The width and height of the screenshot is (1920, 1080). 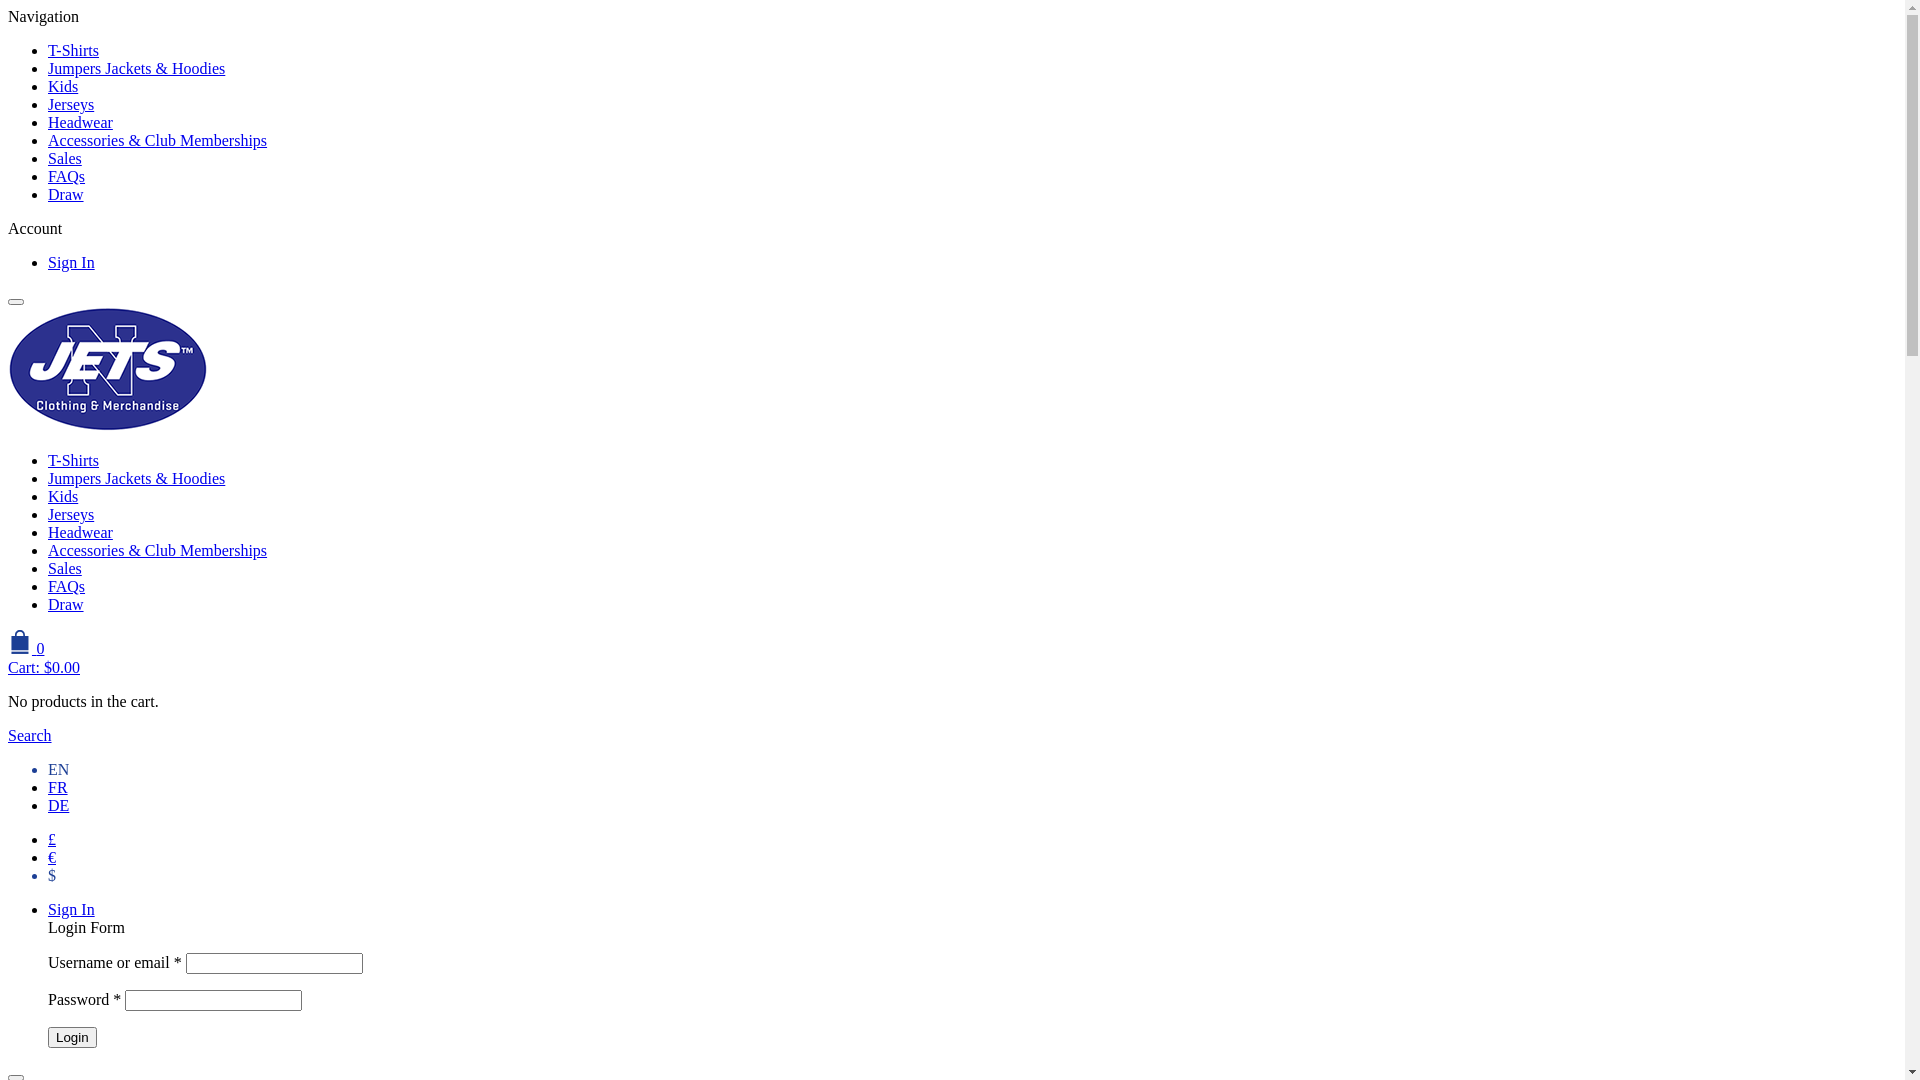 What do you see at coordinates (66, 603) in the screenshot?
I see `'Draw'` at bounding box center [66, 603].